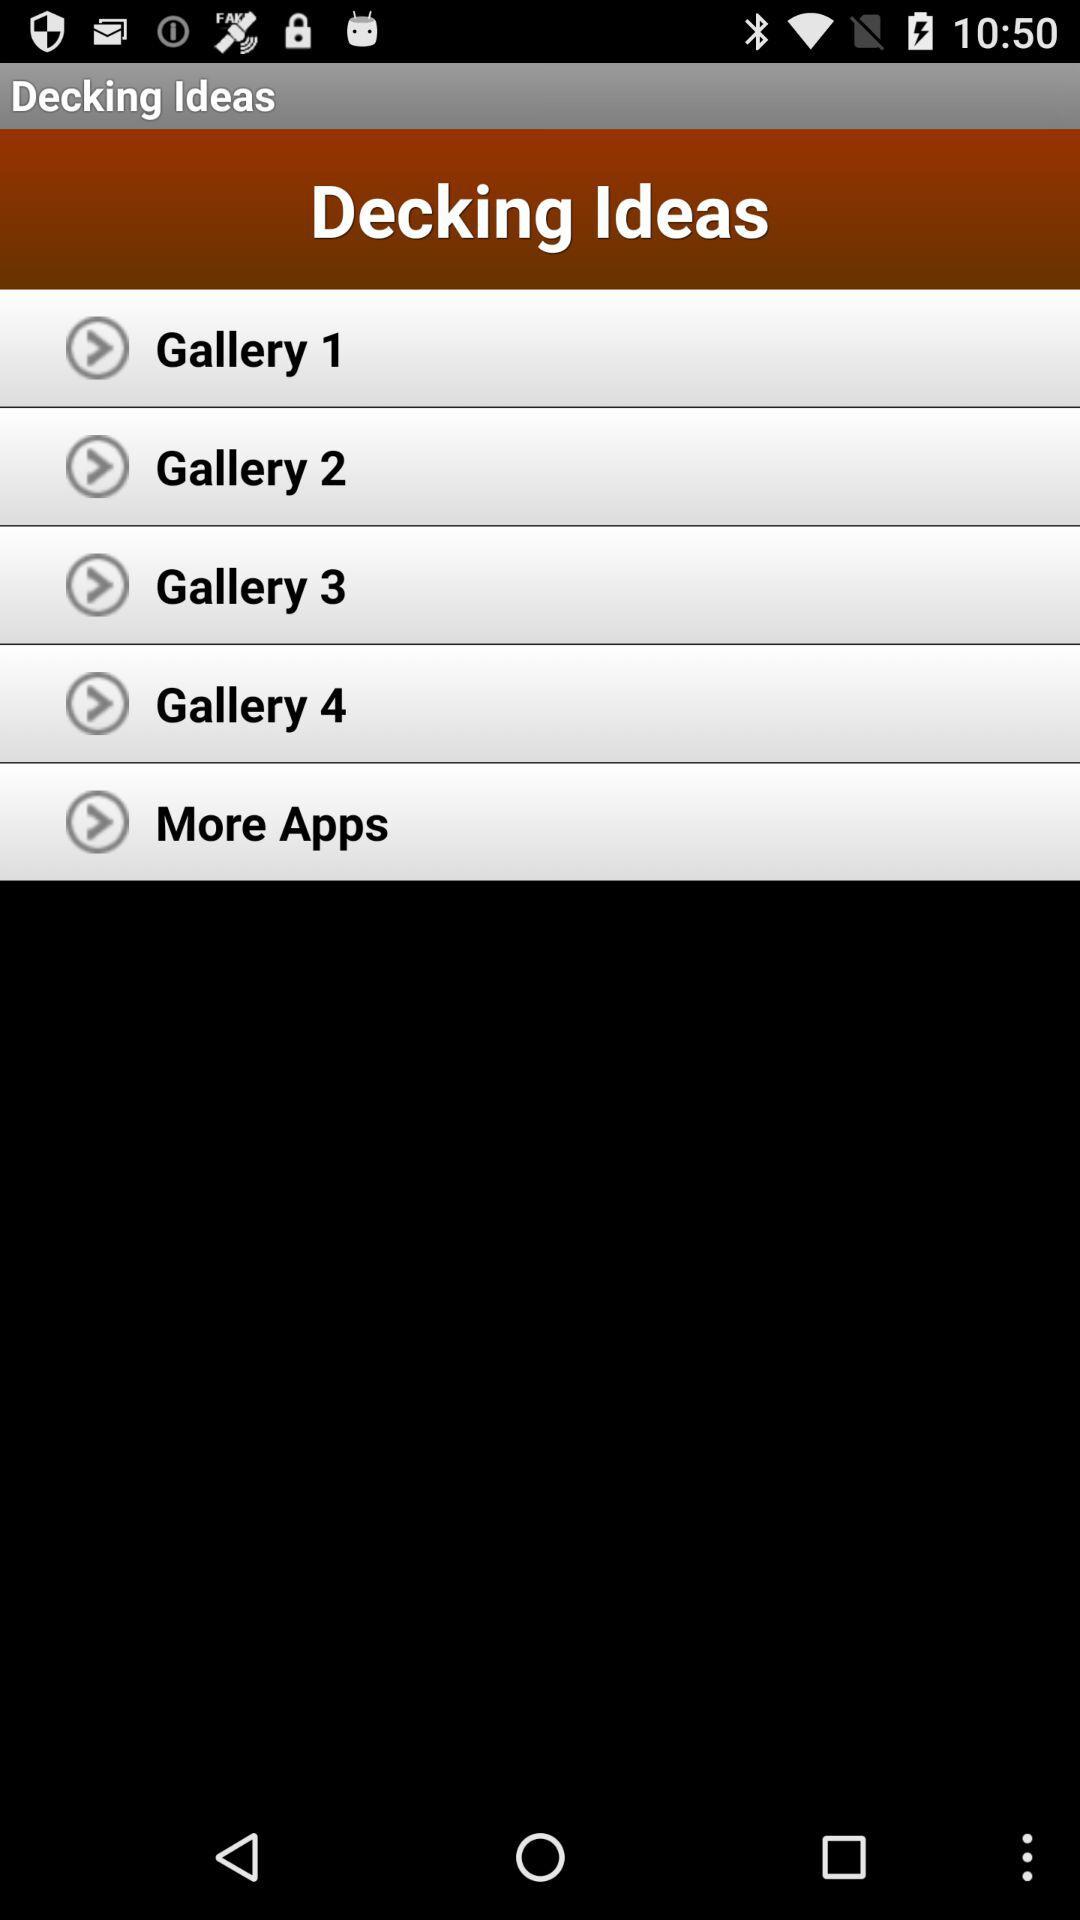 Image resolution: width=1080 pixels, height=1920 pixels. What do you see at coordinates (250, 465) in the screenshot?
I see `the item above gallery 3 icon` at bounding box center [250, 465].